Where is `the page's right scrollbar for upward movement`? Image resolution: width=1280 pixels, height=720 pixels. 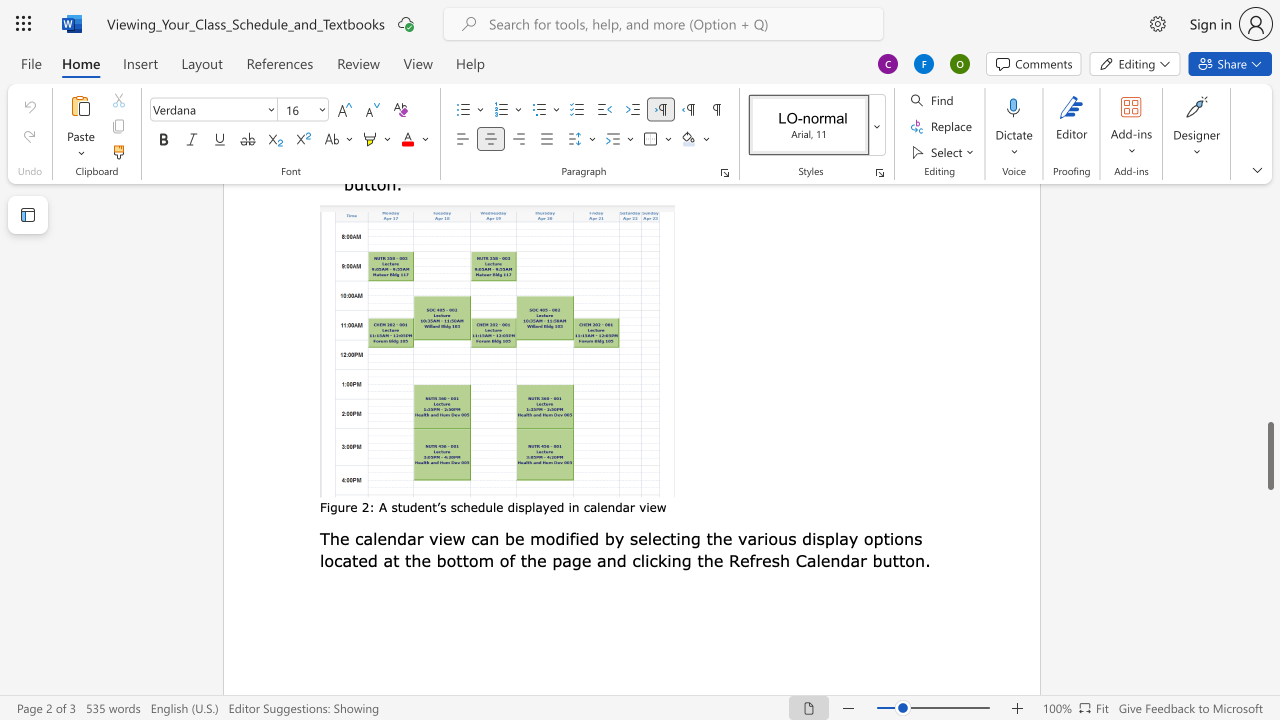 the page's right scrollbar for upward movement is located at coordinates (1269, 238).